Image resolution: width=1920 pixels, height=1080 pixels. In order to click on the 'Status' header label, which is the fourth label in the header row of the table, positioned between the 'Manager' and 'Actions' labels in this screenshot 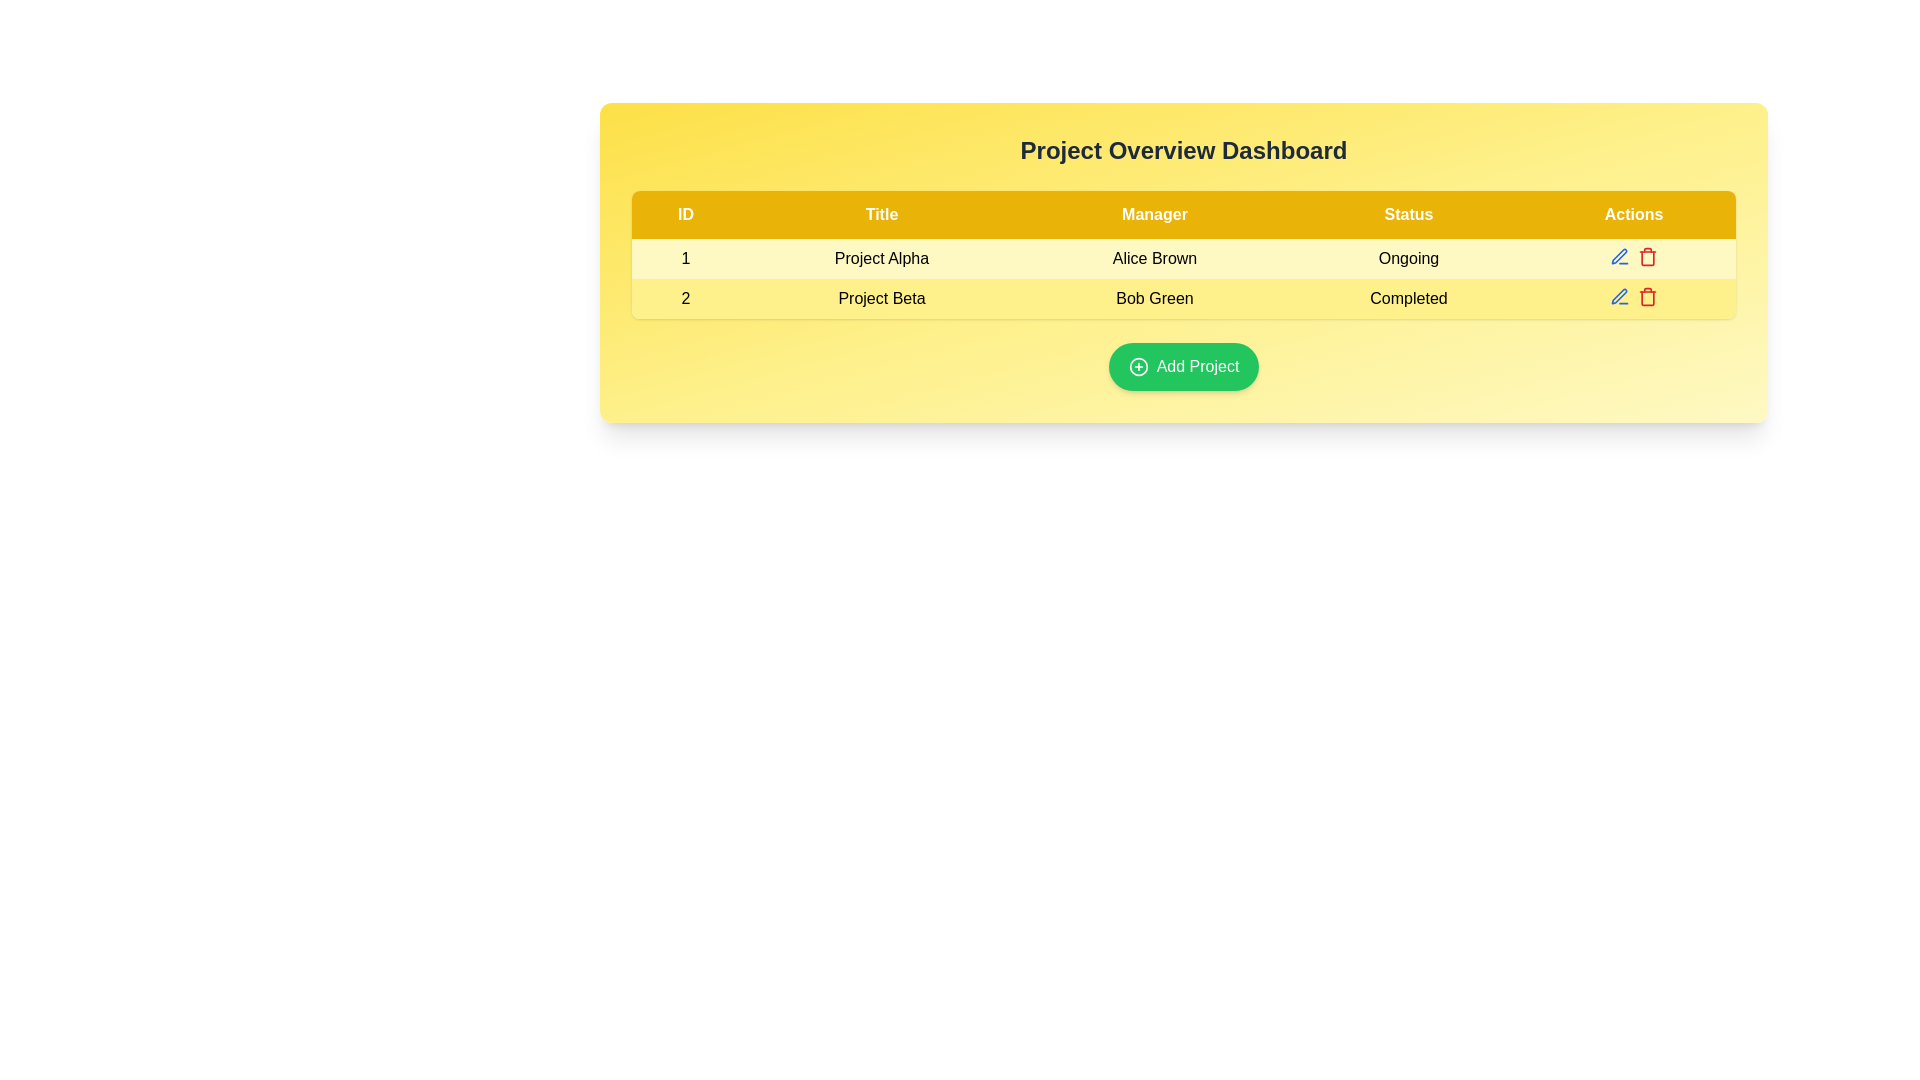, I will do `click(1408, 215)`.